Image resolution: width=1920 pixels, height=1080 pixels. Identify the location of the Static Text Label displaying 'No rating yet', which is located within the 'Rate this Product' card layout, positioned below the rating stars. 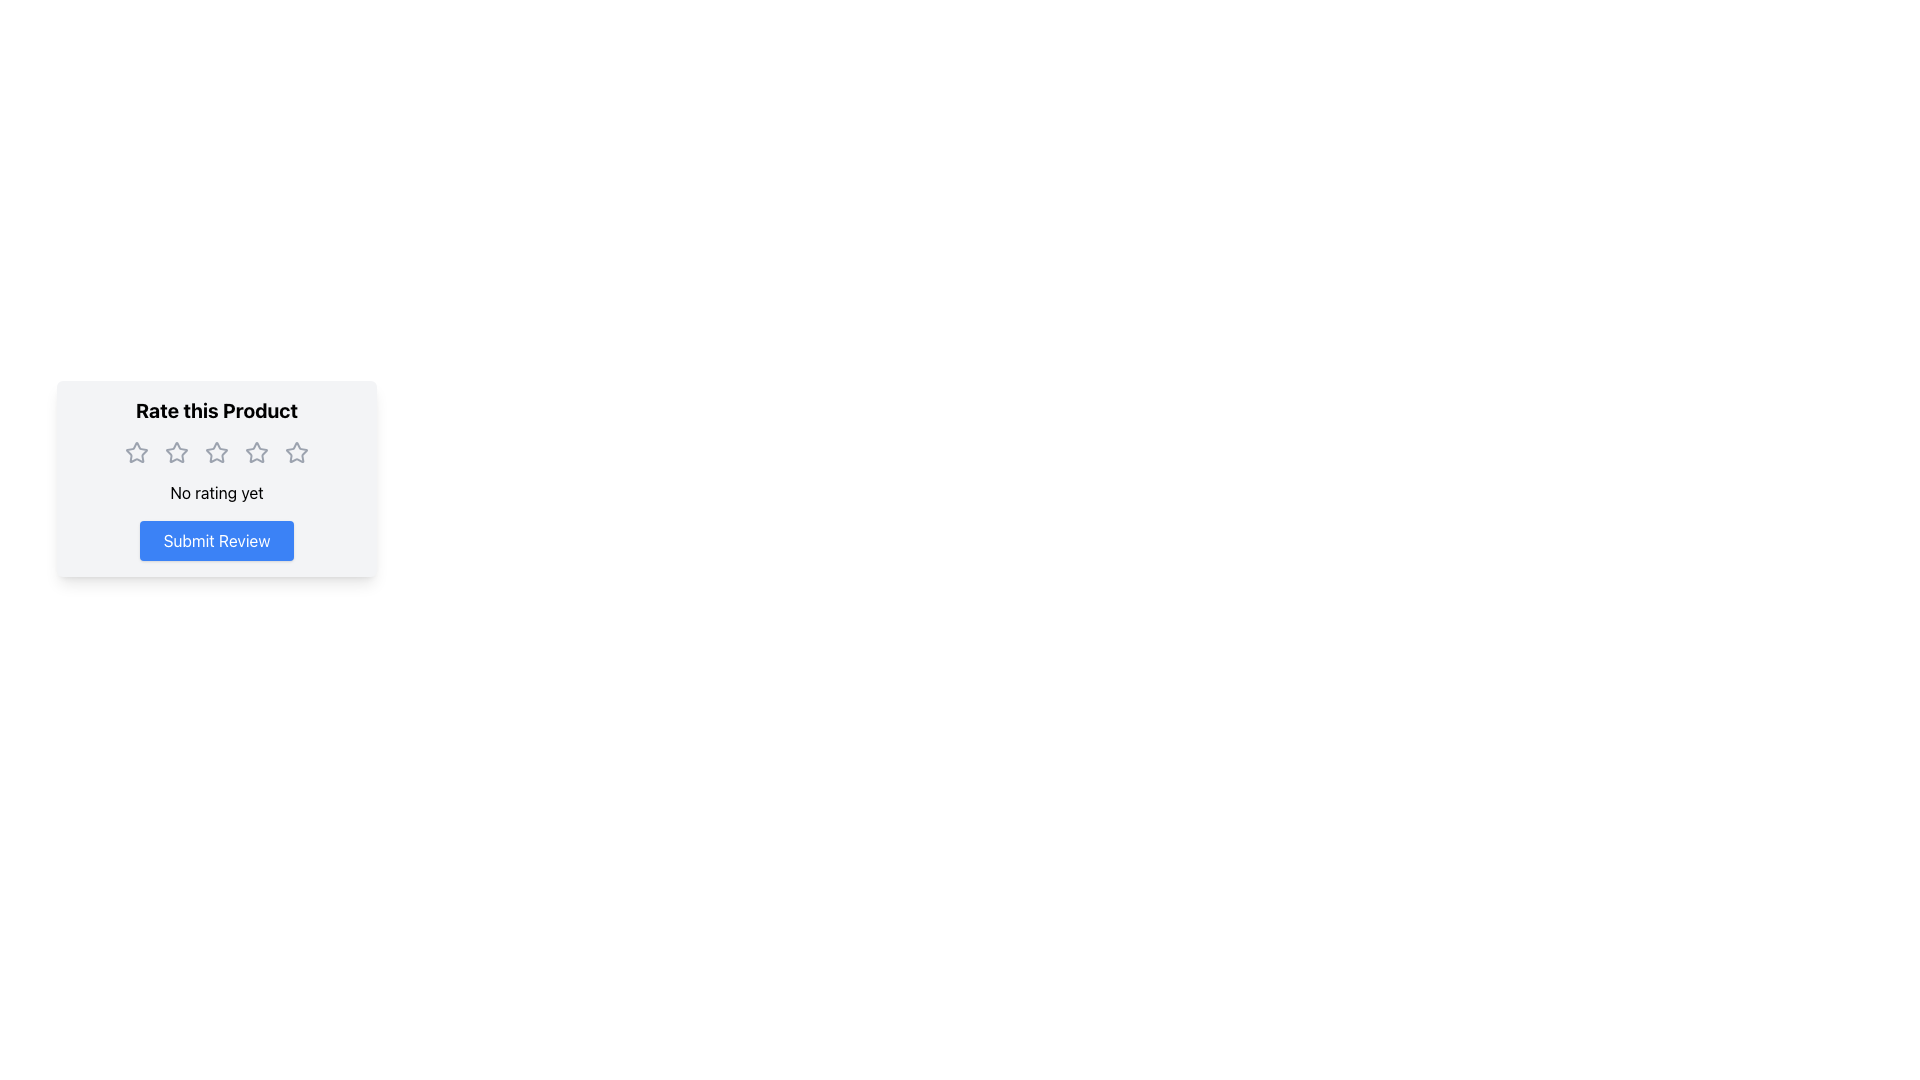
(216, 493).